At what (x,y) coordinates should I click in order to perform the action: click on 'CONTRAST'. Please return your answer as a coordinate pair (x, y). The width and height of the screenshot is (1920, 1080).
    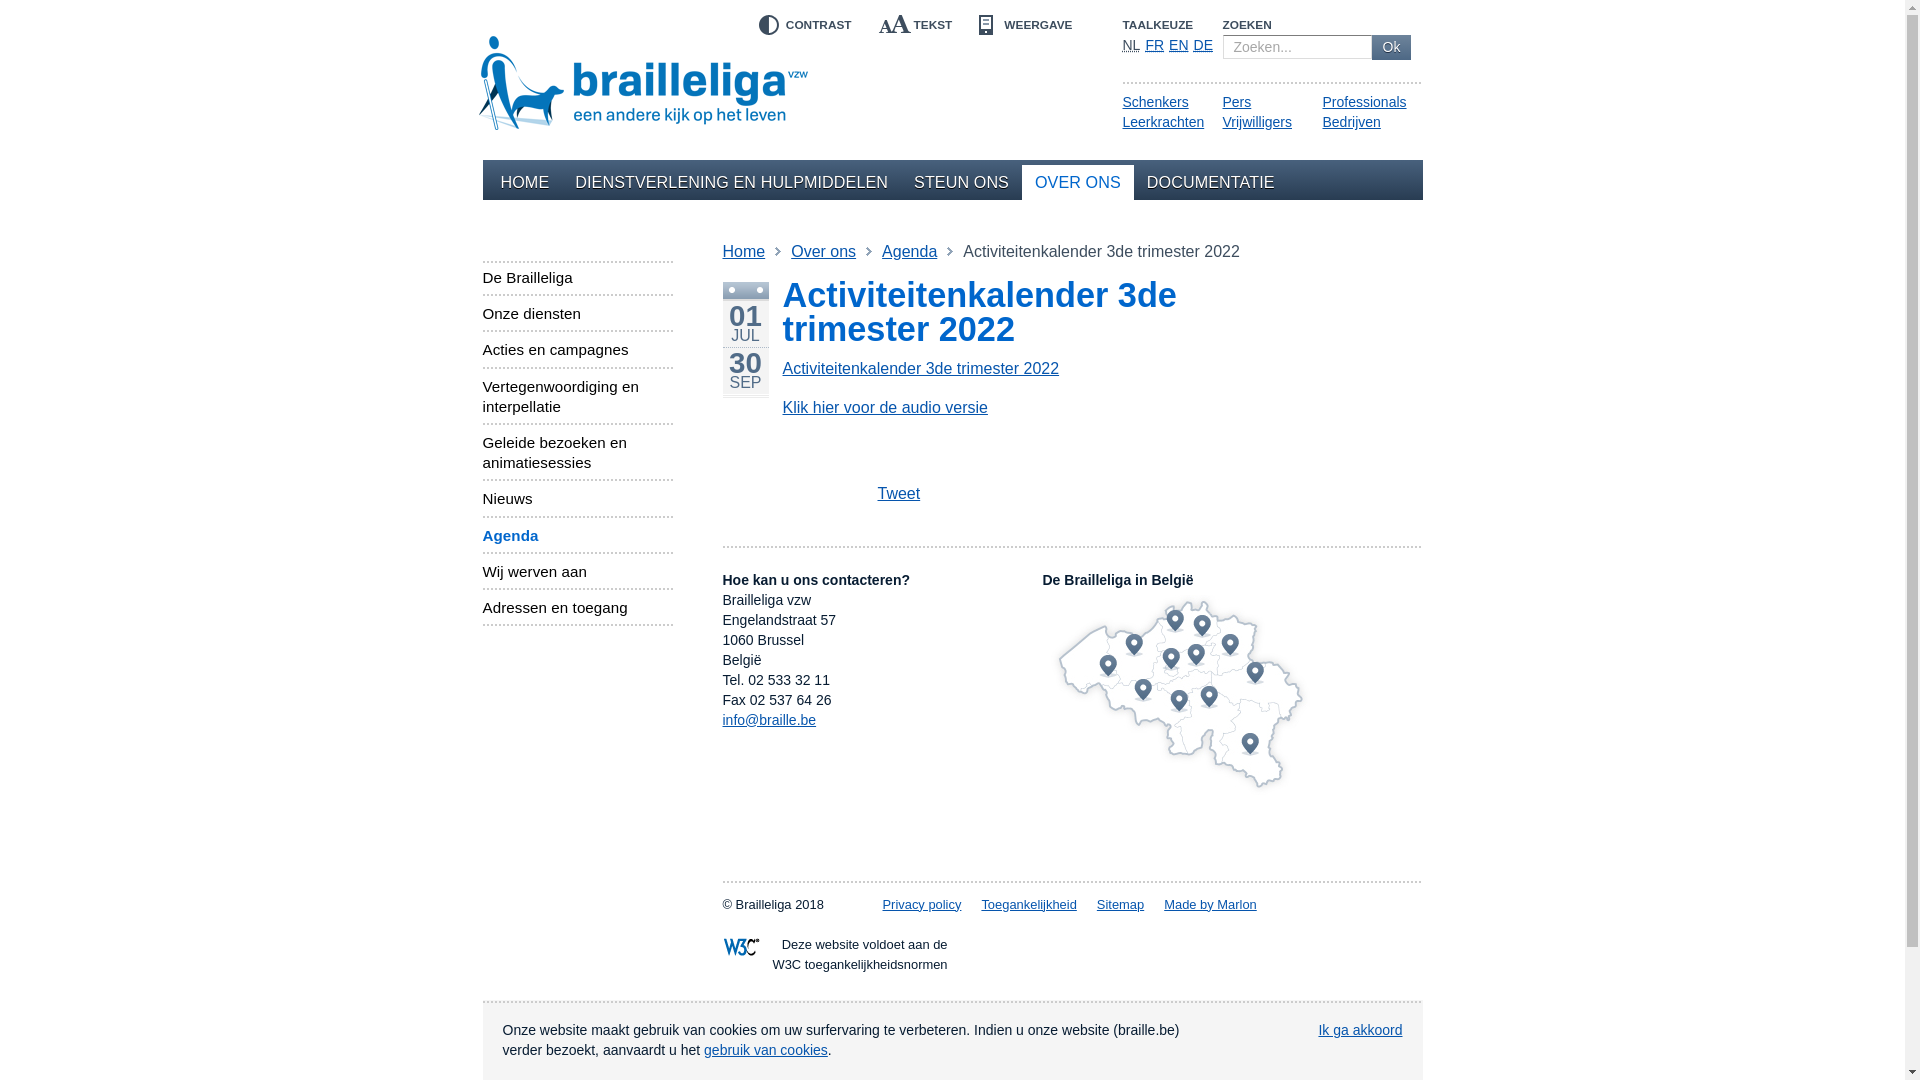
    Looking at the image, I should click on (801, 24).